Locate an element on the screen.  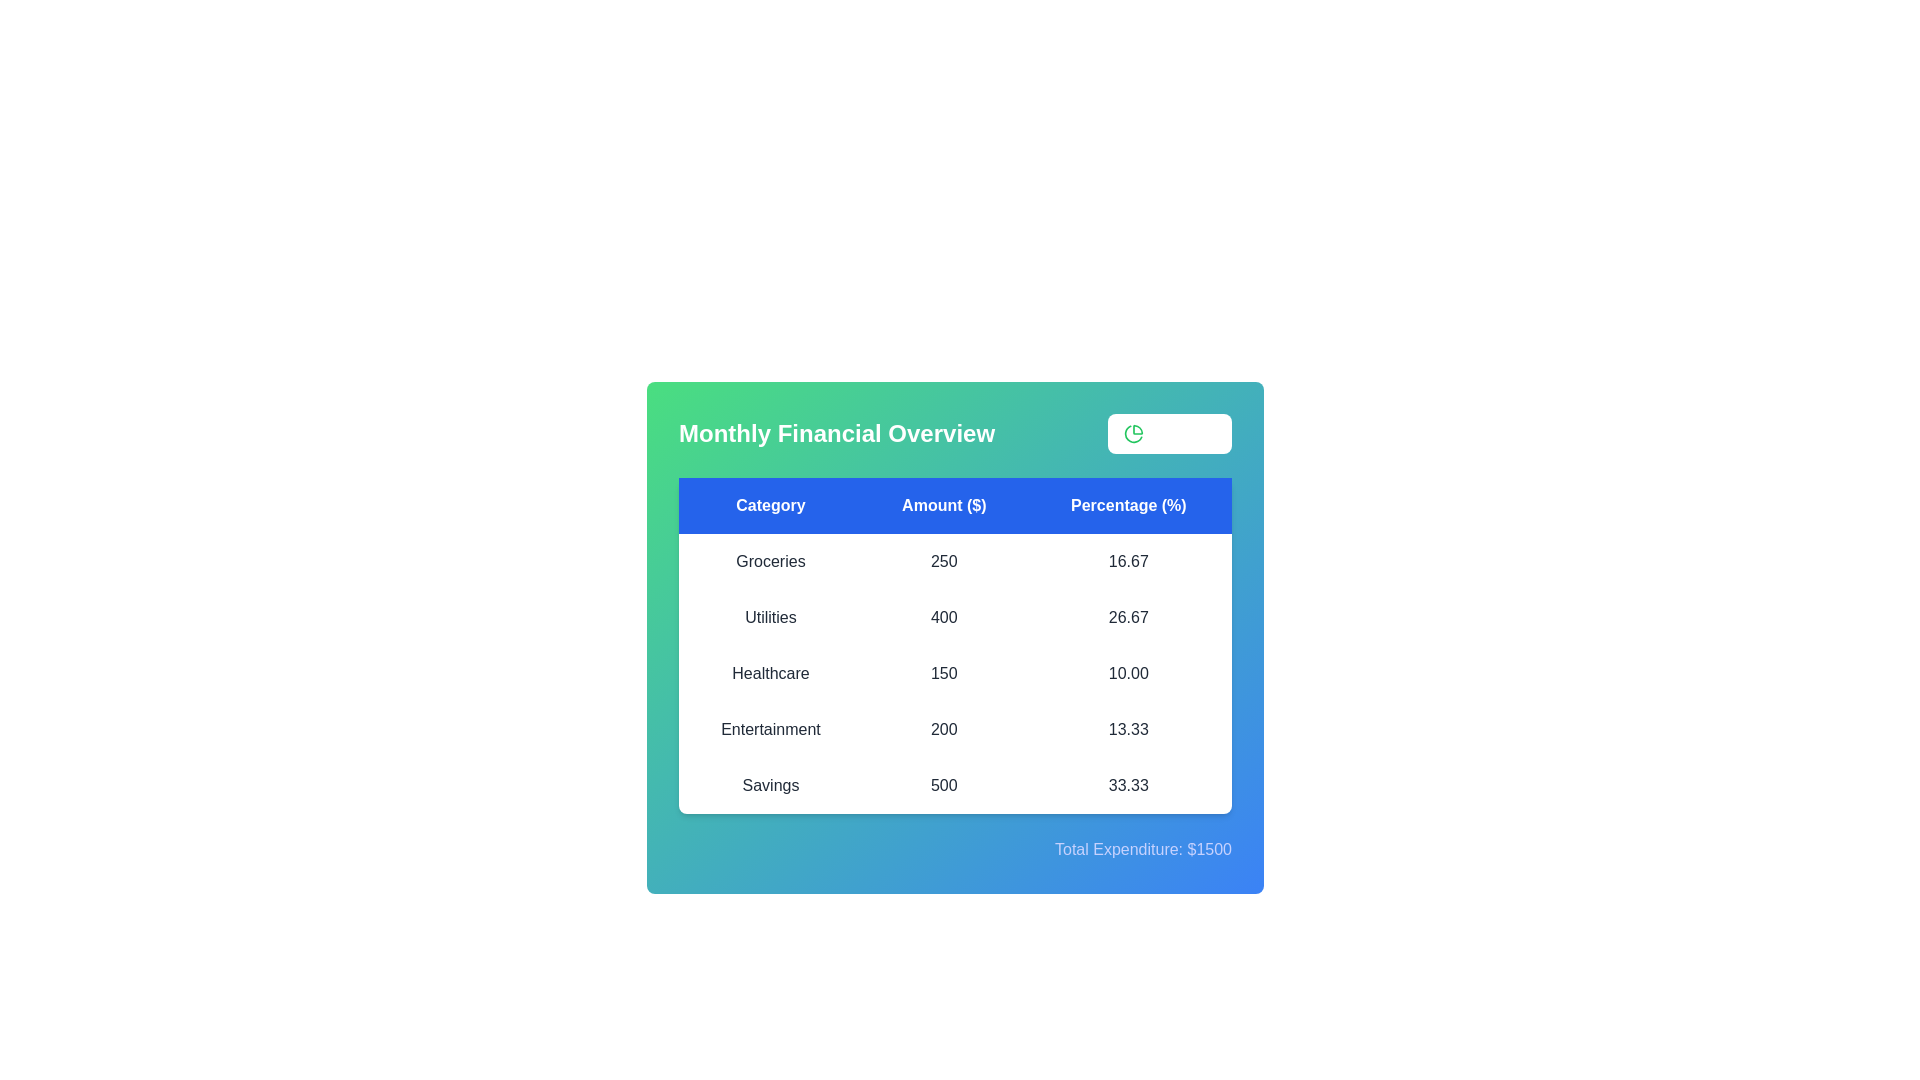
the row corresponding to a specific category Savings is located at coordinates (770, 785).